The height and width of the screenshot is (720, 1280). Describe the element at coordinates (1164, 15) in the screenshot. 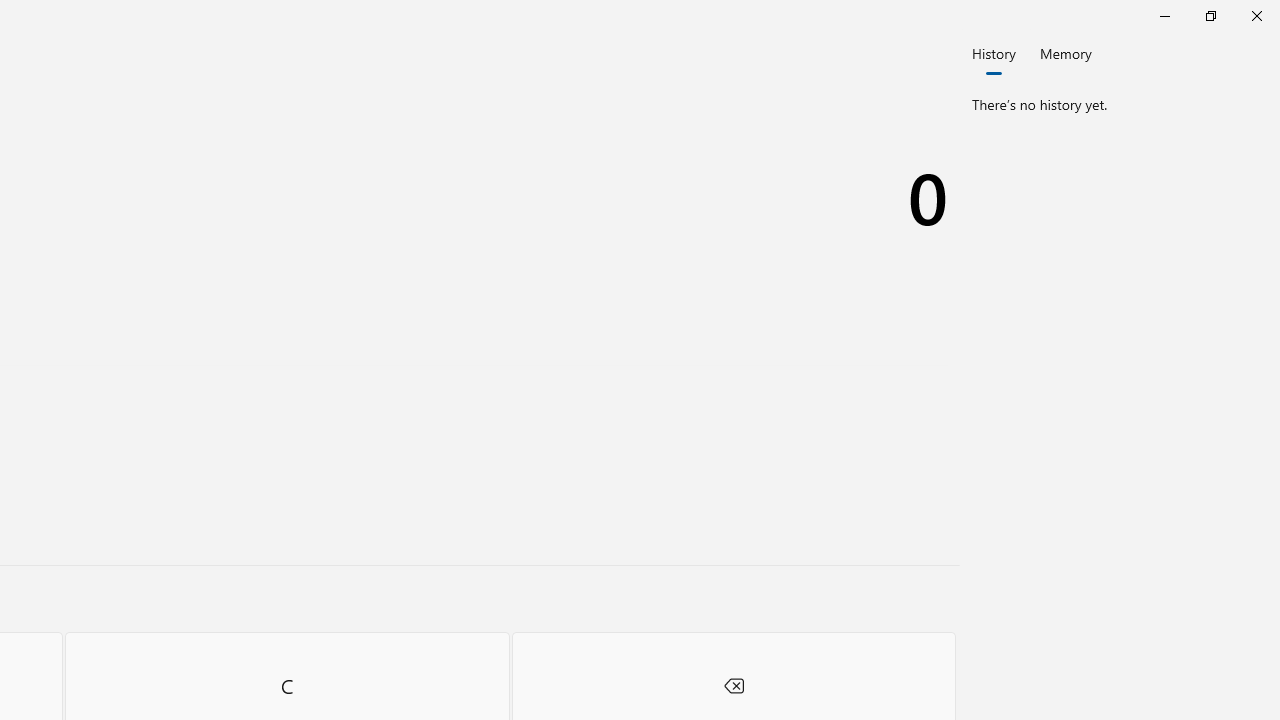

I see `'Minimize Calculator'` at that location.